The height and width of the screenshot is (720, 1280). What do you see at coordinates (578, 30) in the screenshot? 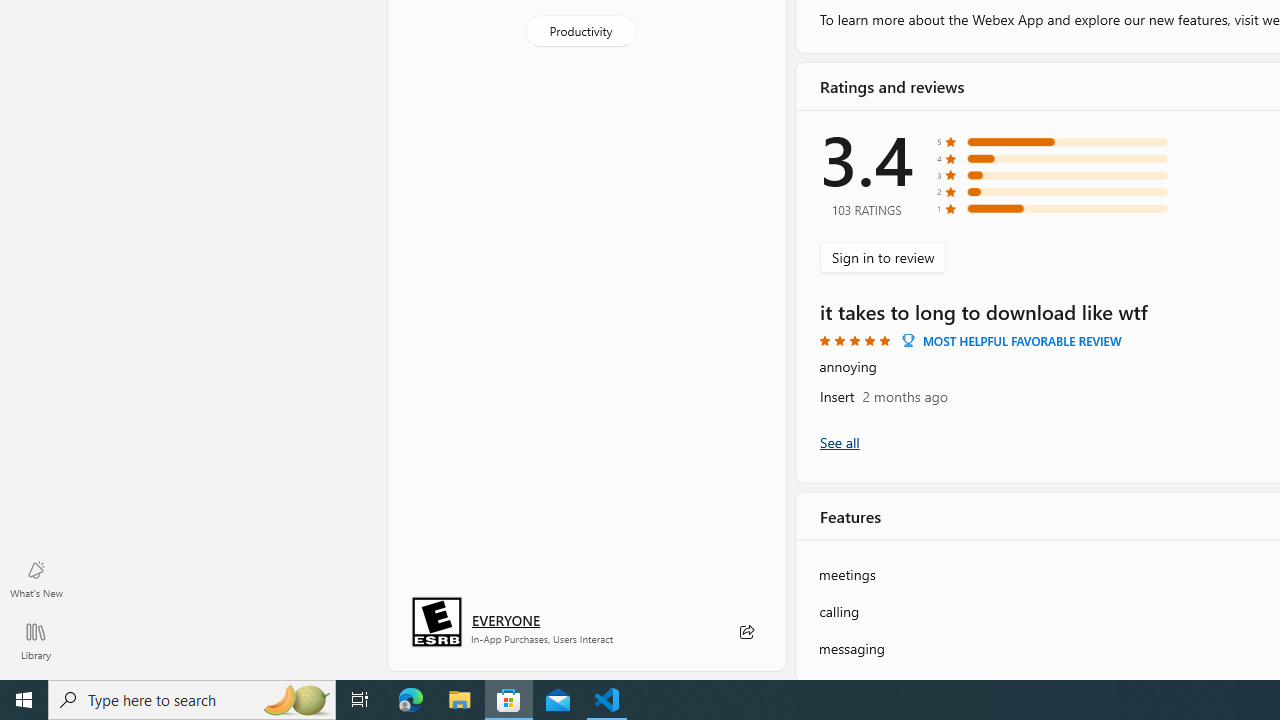
I see `'Productivity'` at bounding box center [578, 30].